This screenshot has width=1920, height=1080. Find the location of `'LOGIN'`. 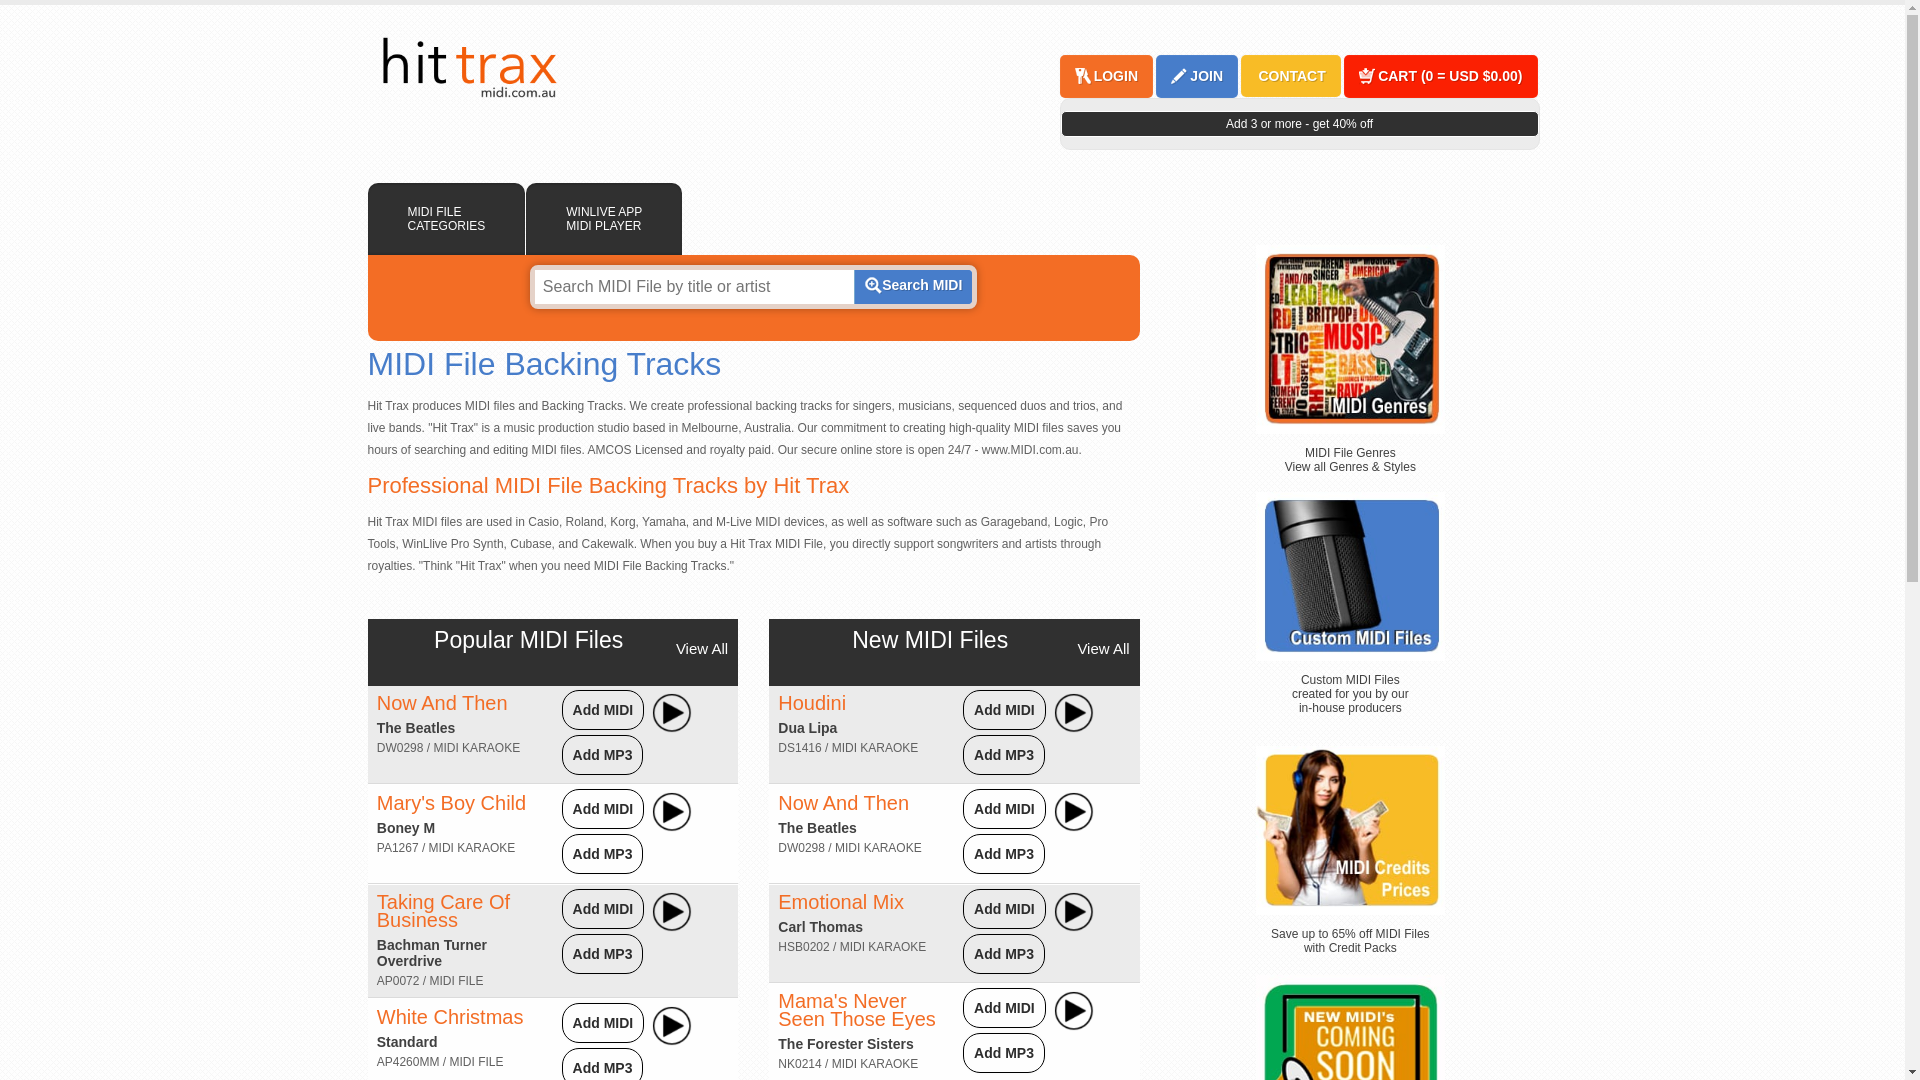

'LOGIN' is located at coordinates (1113, 75).